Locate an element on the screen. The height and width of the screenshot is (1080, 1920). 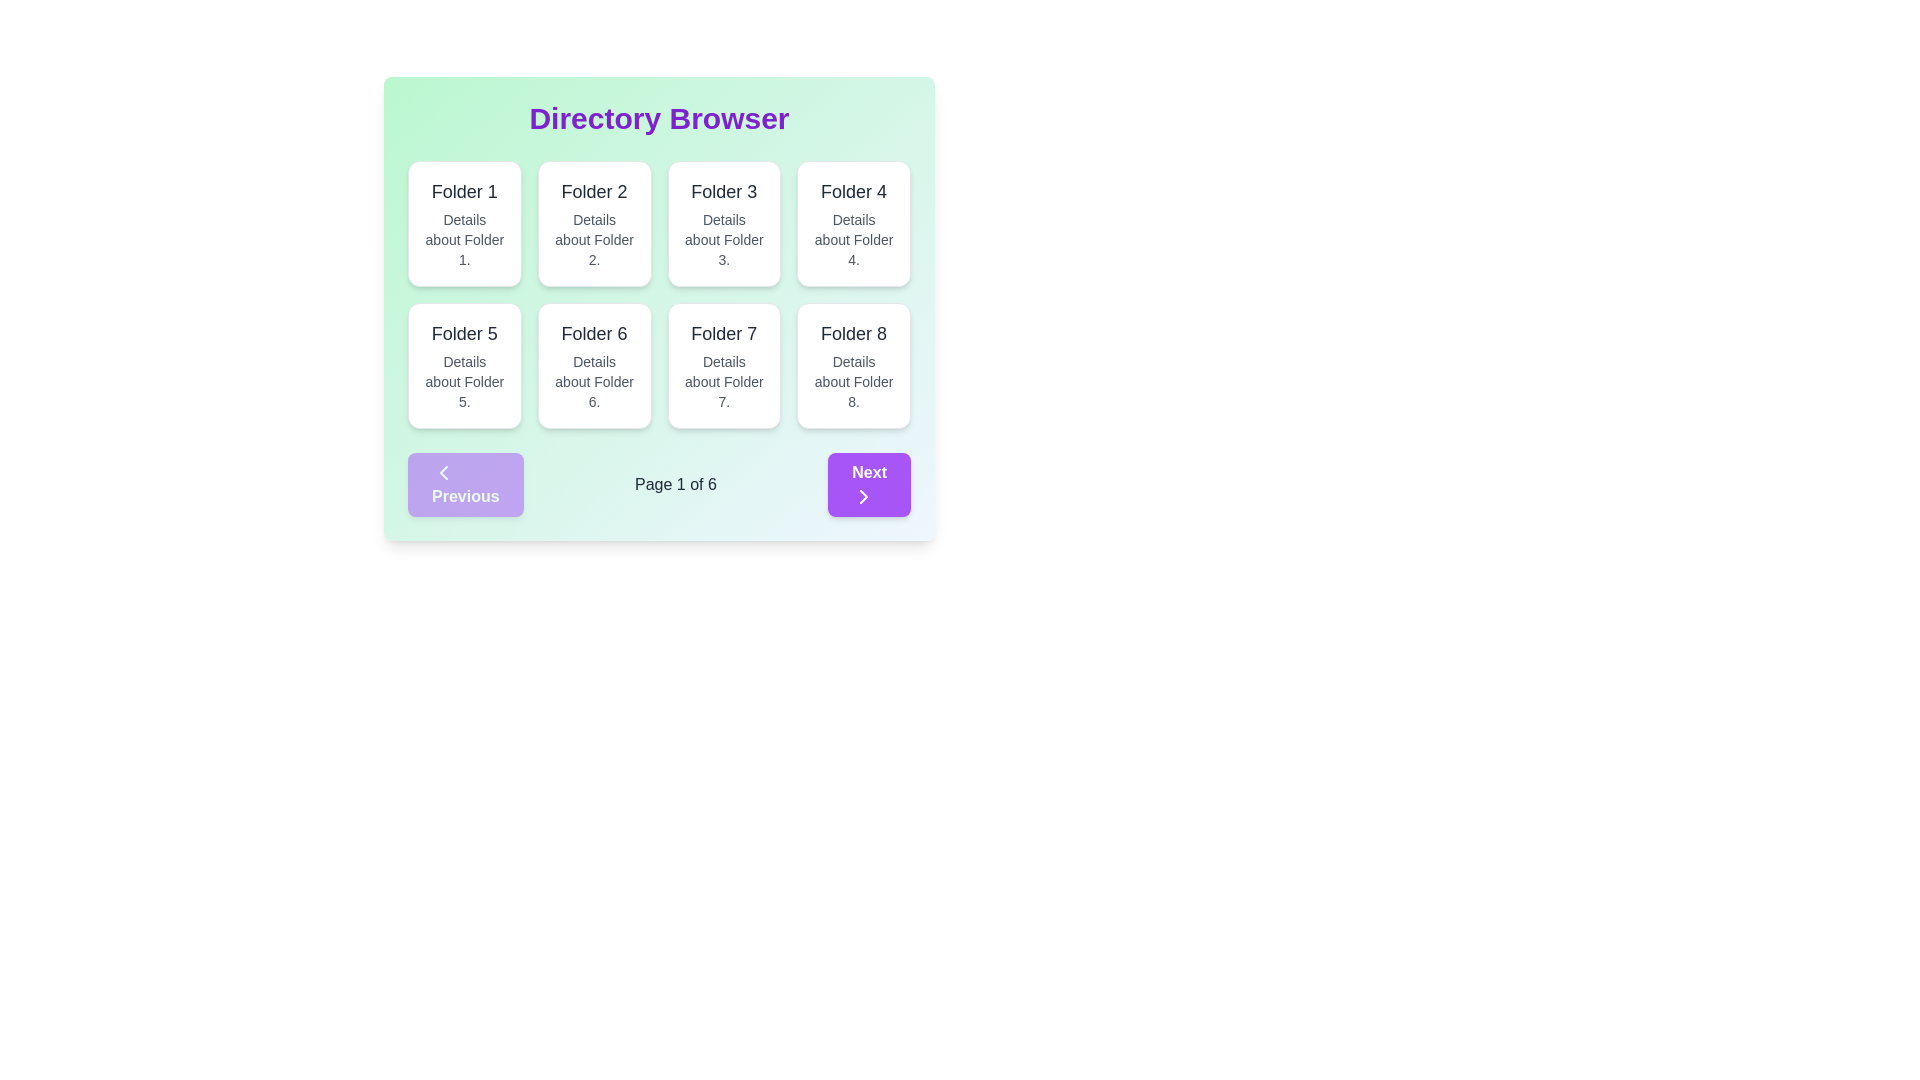
the text label that displays 'Details about Folder 2.' located in the second box of a grid layout, positioned below 'Folder 2' is located at coordinates (593, 238).